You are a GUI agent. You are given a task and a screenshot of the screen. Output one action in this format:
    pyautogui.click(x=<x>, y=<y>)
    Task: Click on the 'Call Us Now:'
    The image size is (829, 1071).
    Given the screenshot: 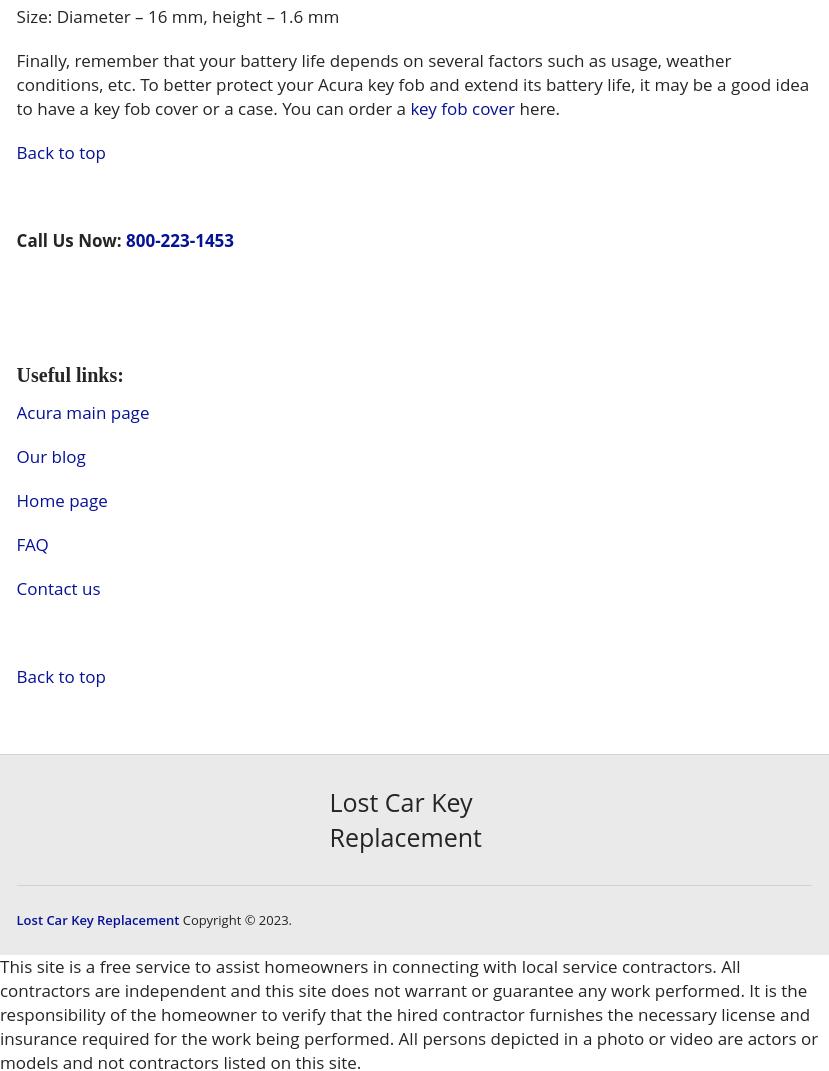 What is the action you would take?
    pyautogui.click(x=69, y=239)
    